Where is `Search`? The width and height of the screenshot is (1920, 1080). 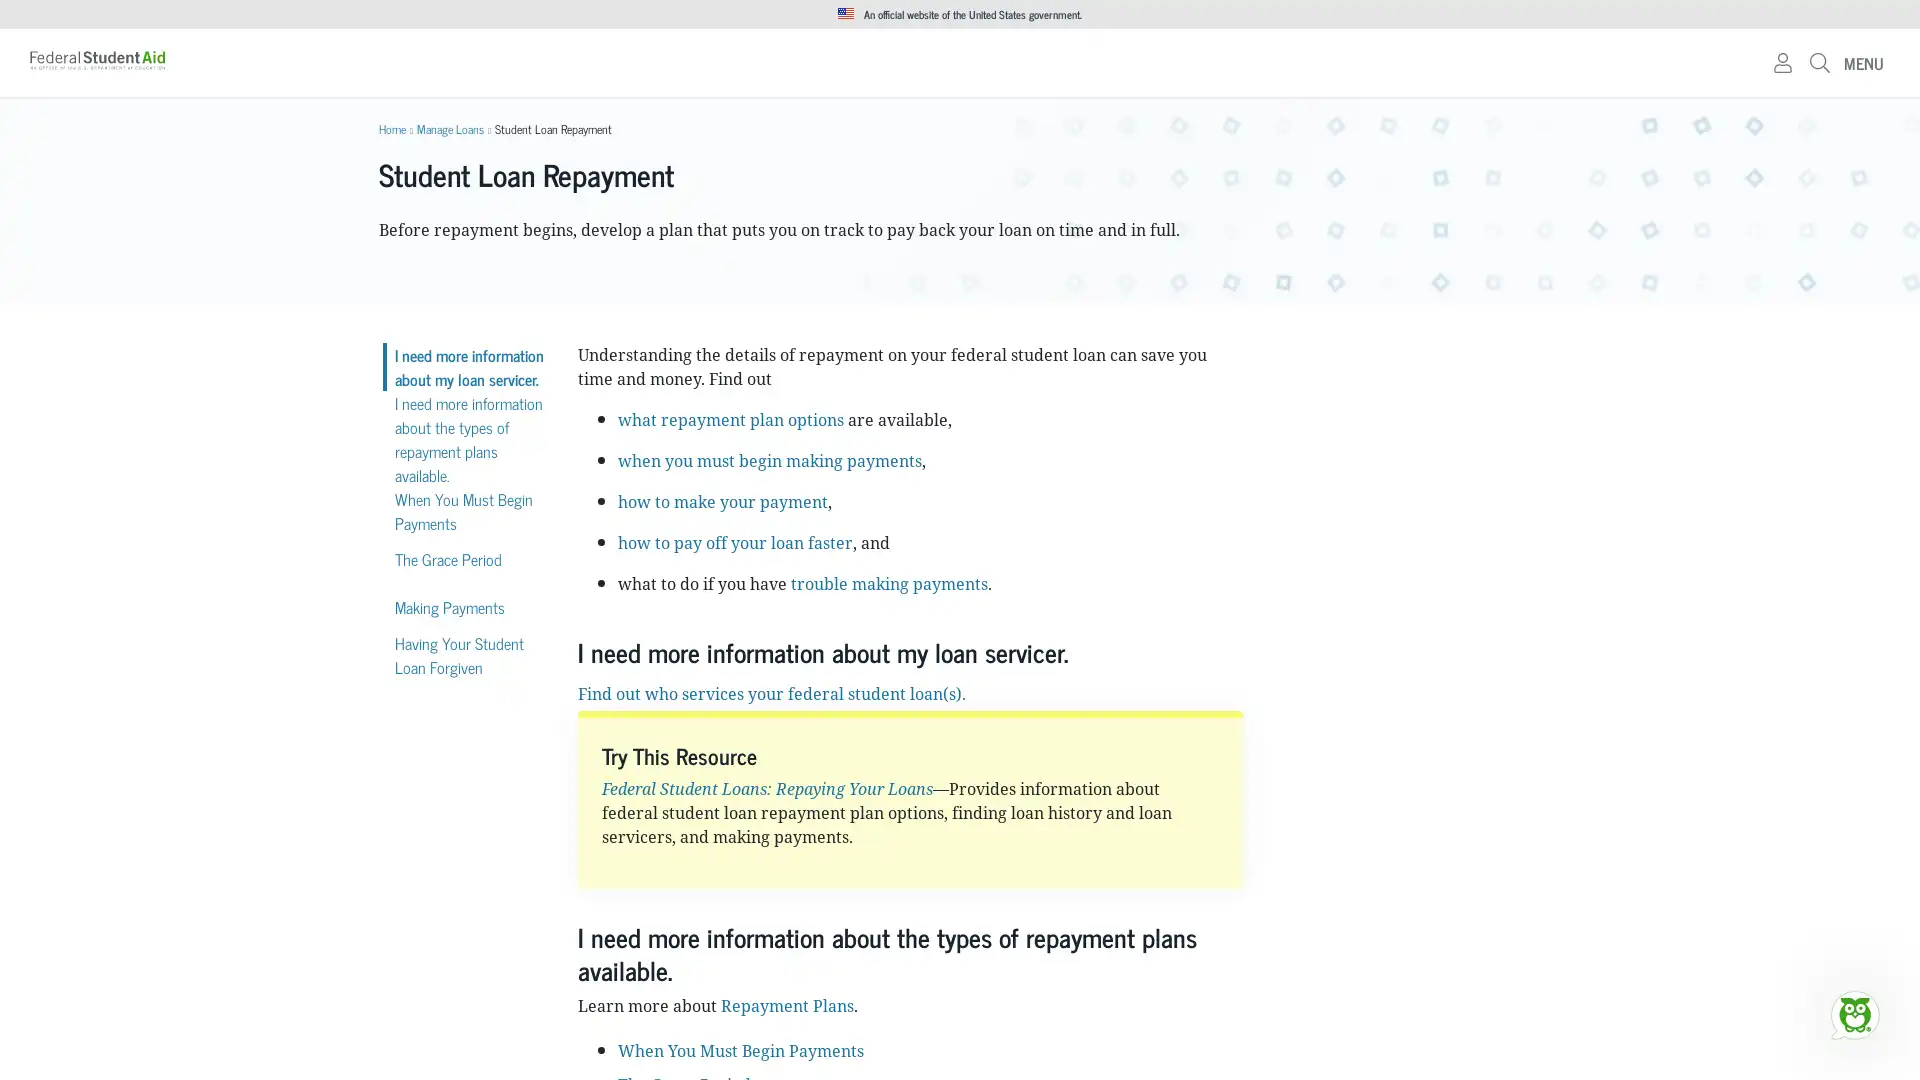
Search is located at coordinates (1256, 69).